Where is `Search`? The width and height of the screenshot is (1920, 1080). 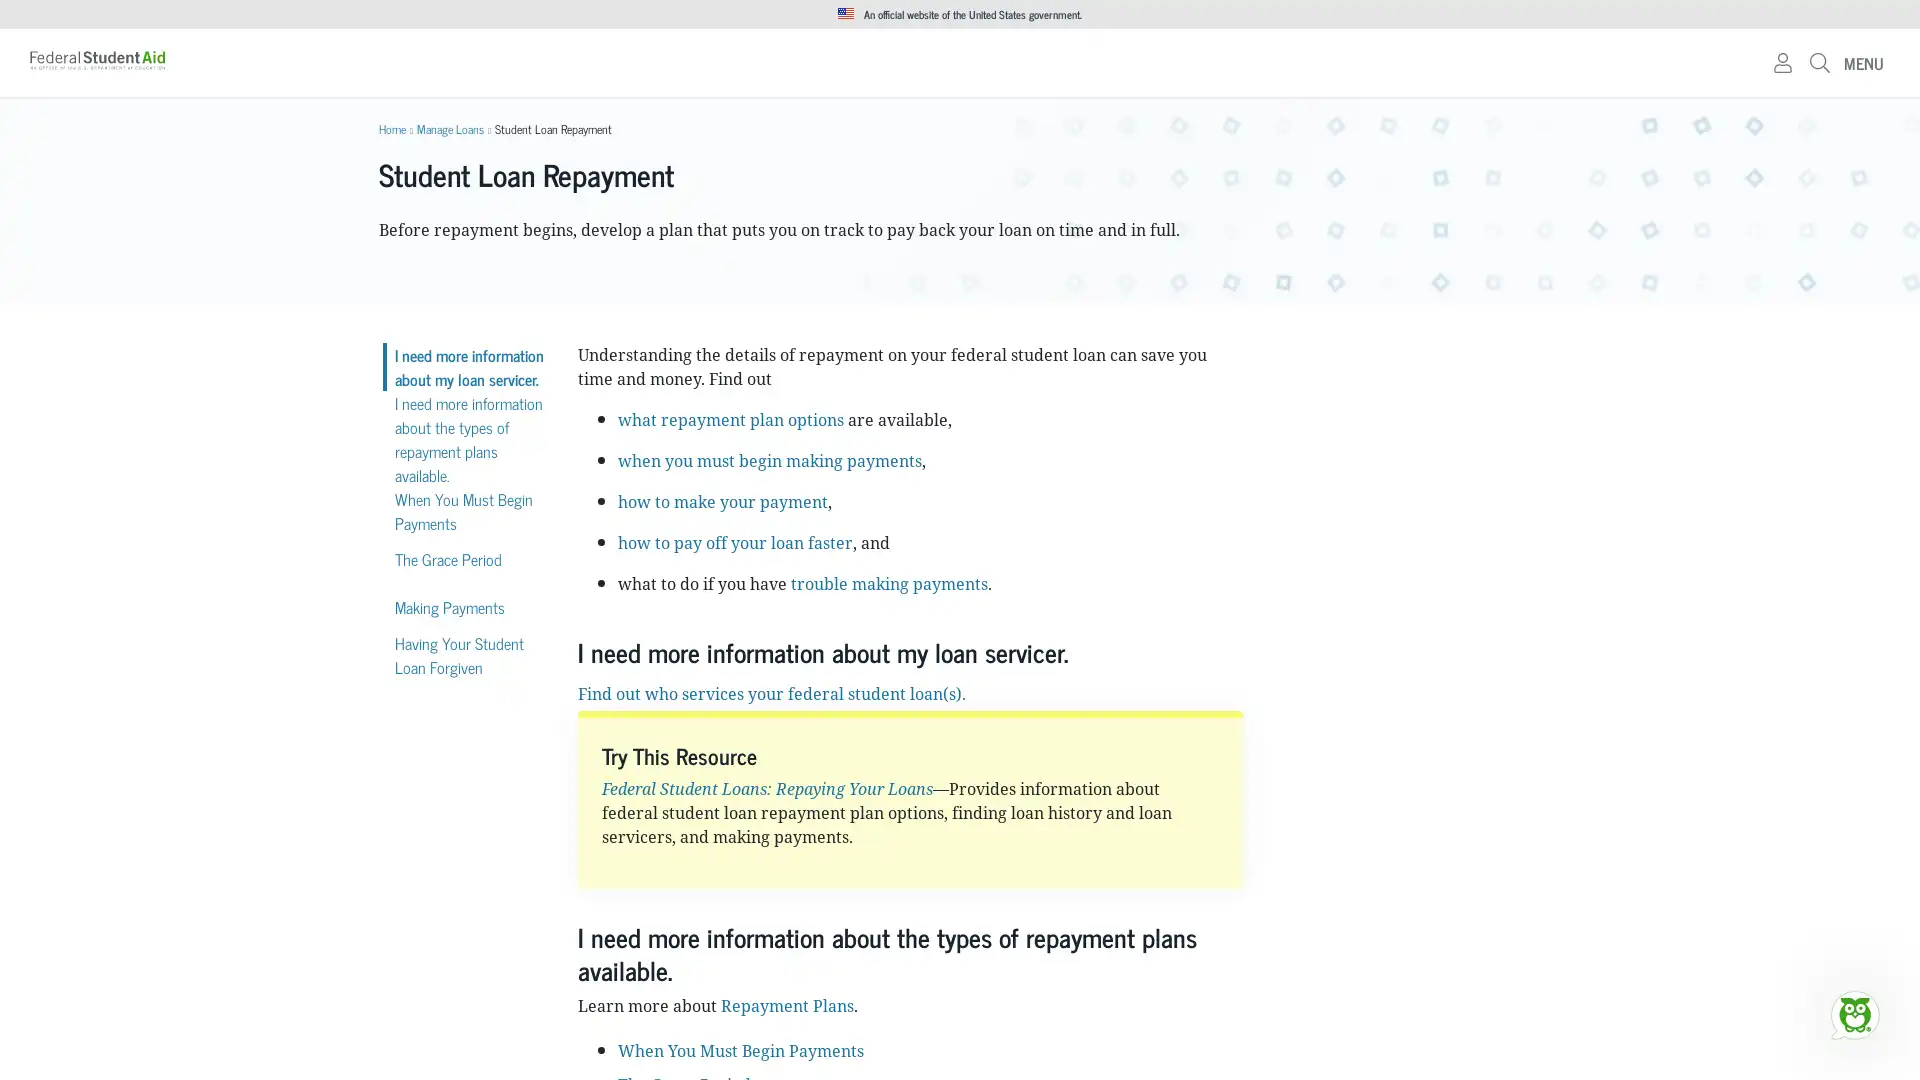
Search is located at coordinates (1256, 69).